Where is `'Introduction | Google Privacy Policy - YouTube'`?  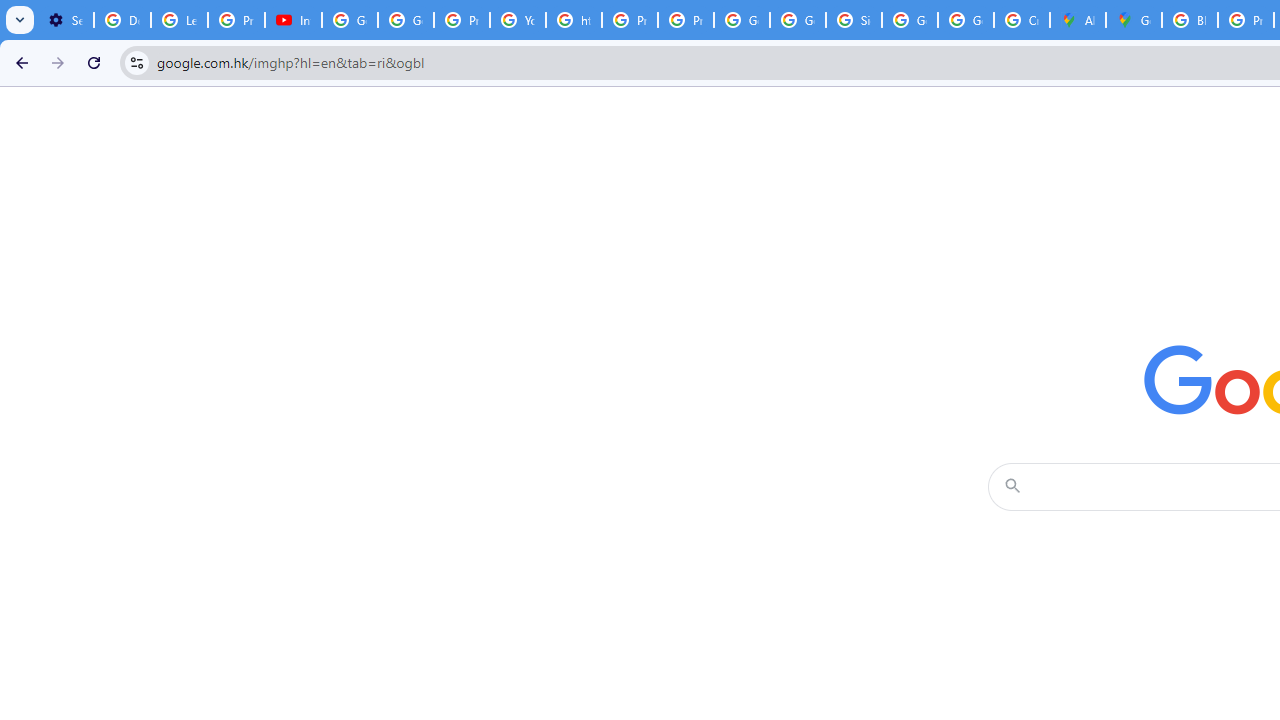 'Introduction | Google Privacy Policy - YouTube' is located at coordinates (292, 20).